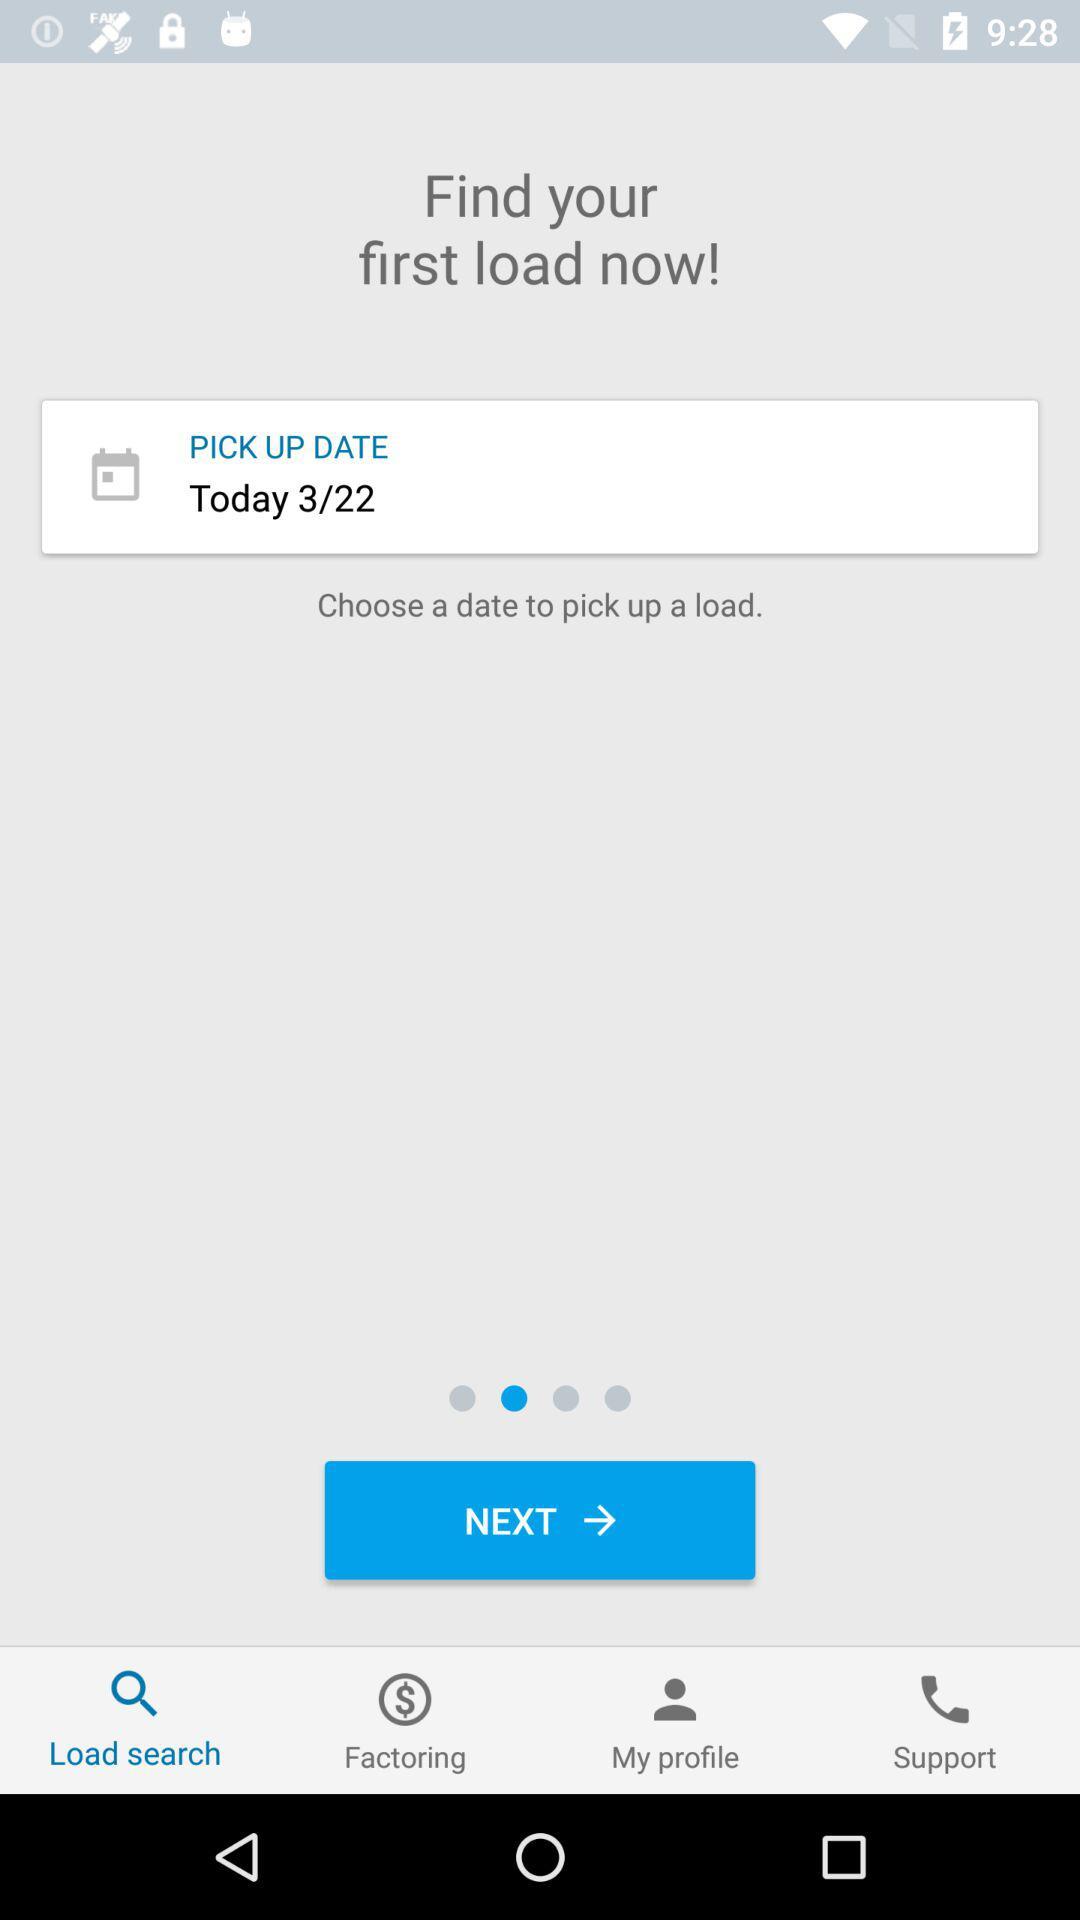  Describe the element at coordinates (405, 1719) in the screenshot. I see `the item next to the my profile item` at that location.